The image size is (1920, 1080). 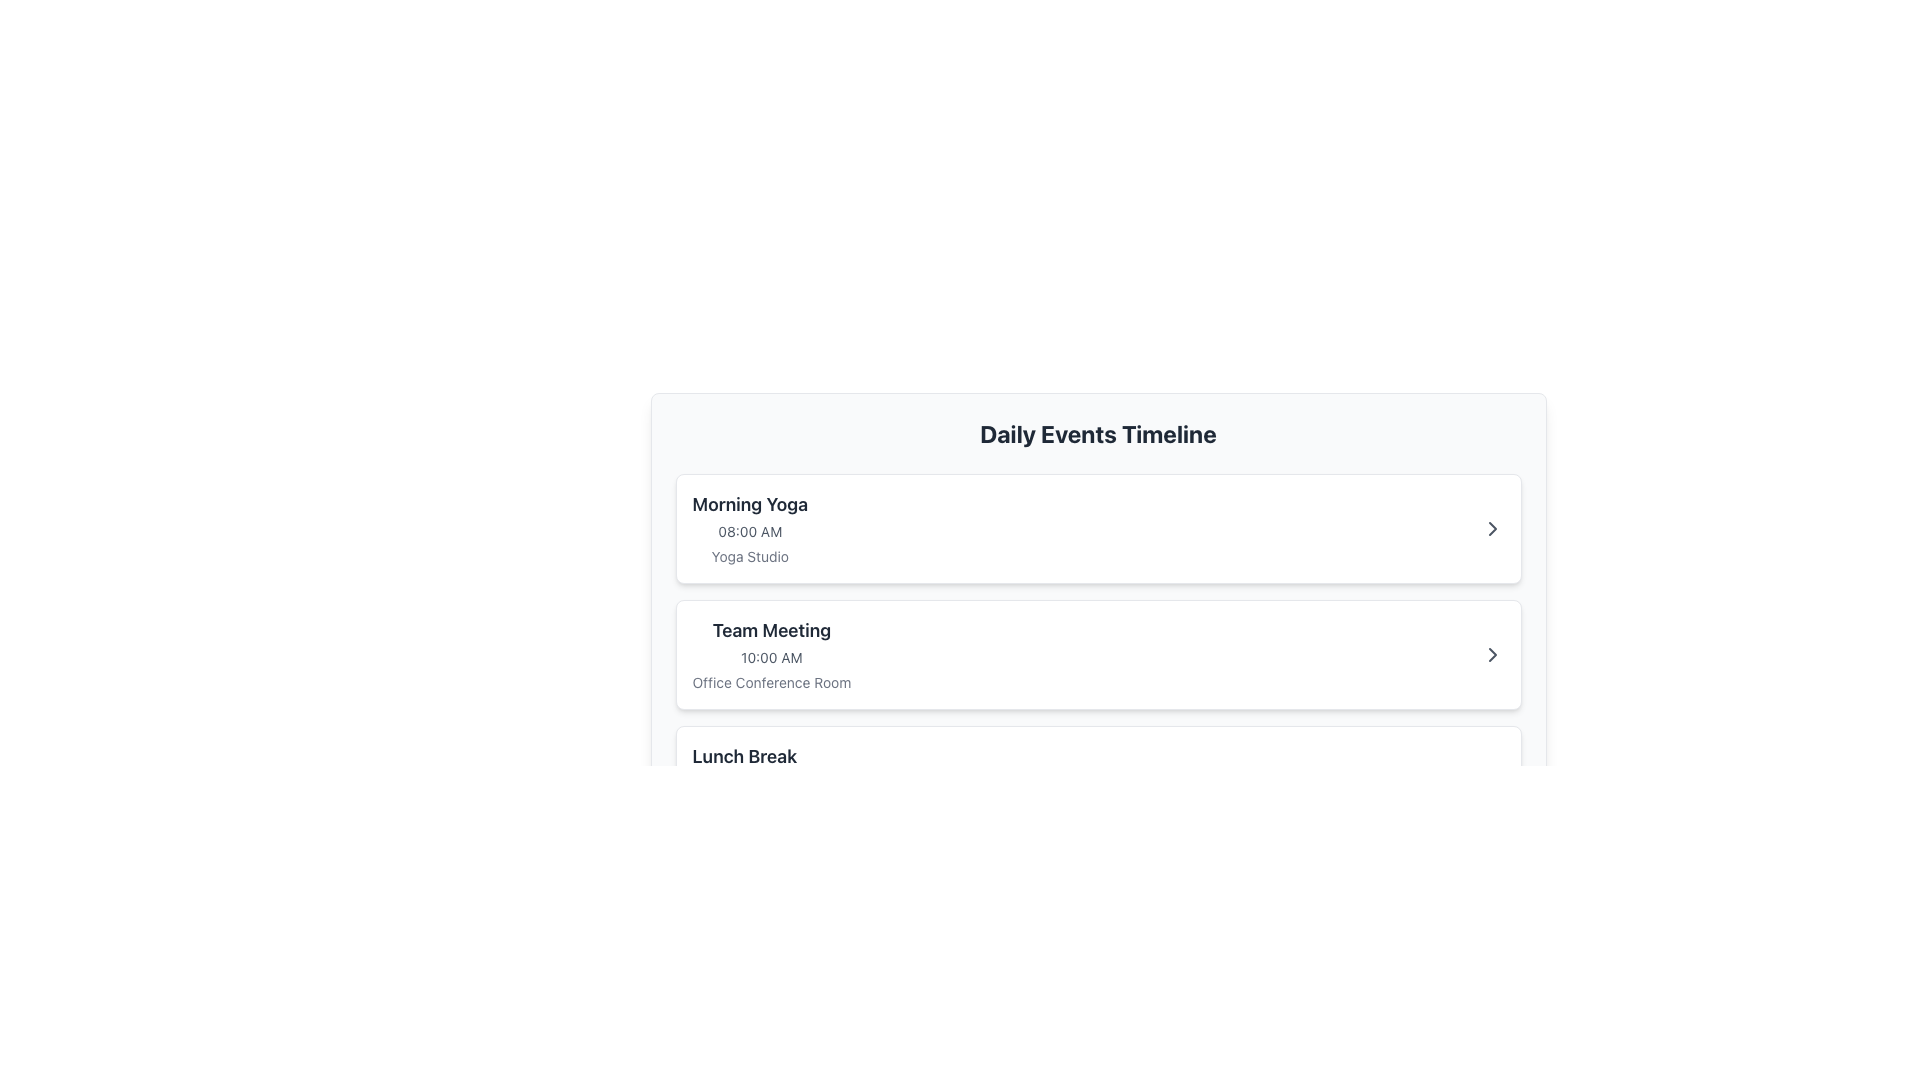 What do you see at coordinates (770, 657) in the screenshot?
I see `the text label displaying the scheduled time for the 'Team Meeting' event, located between the title and location labels` at bounding box center [770, 657].